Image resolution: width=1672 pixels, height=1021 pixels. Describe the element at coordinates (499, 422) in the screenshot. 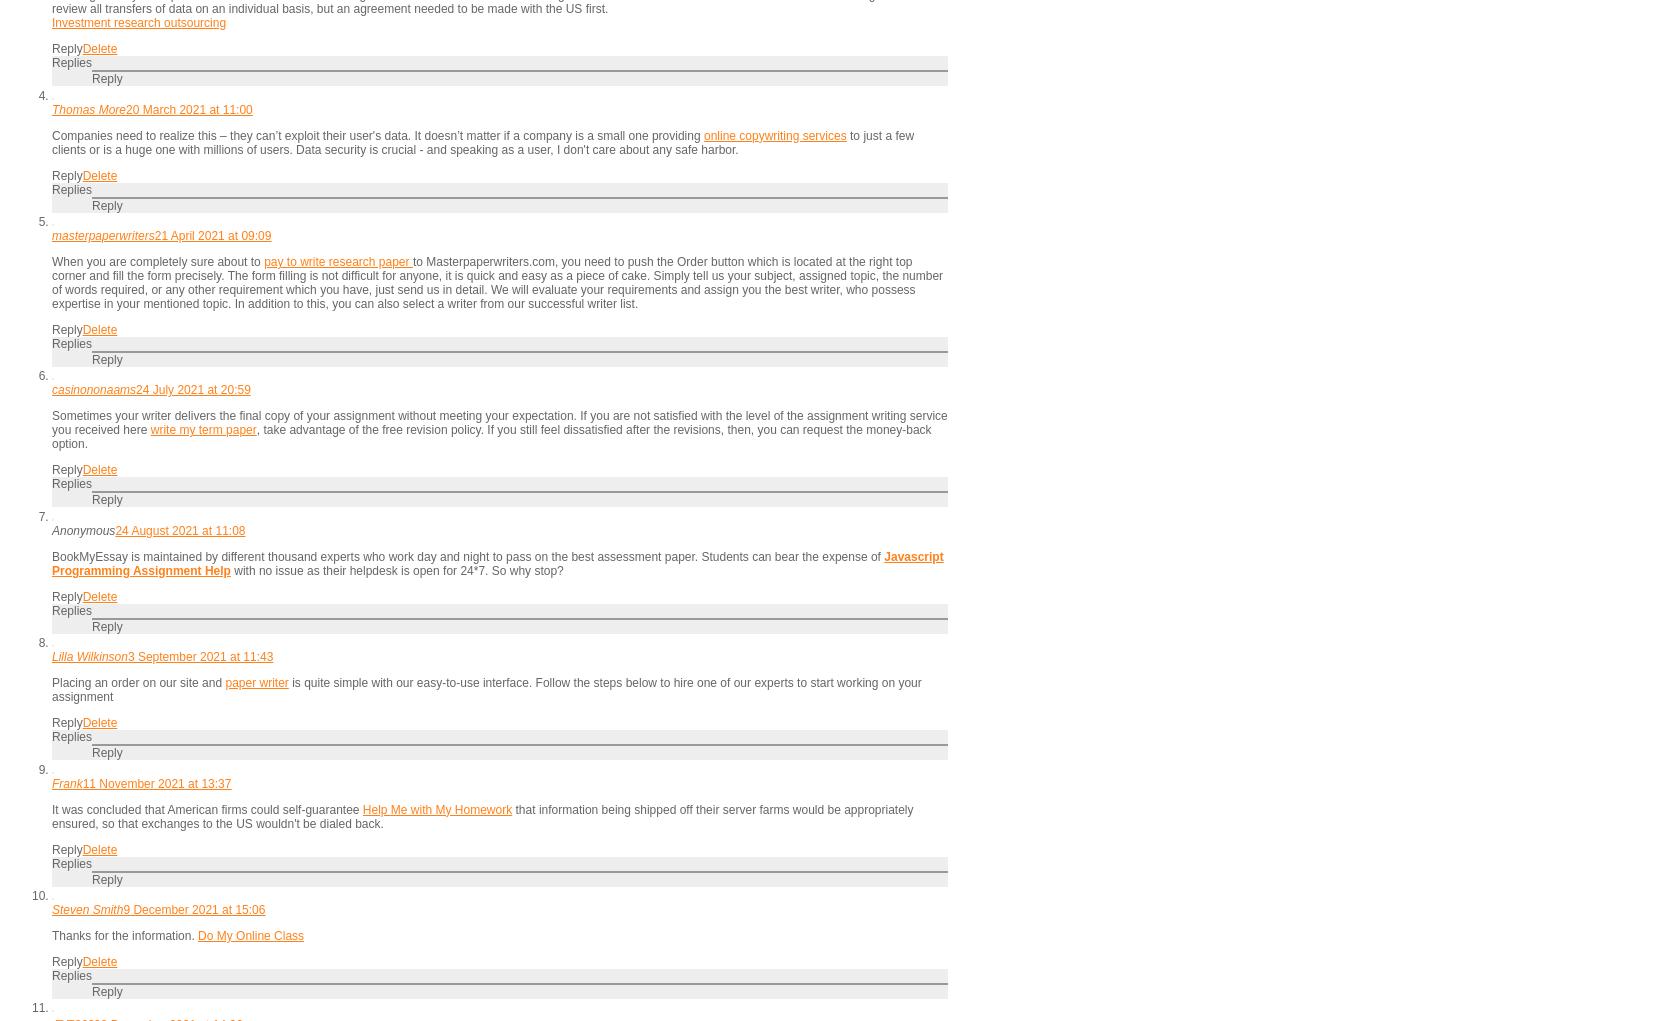

I see `'Sometimes your writer delivers the final copy of your assignment without meeting your expectation. If you are not satisfied with the level of the assignment writing service you received here'` at that location.